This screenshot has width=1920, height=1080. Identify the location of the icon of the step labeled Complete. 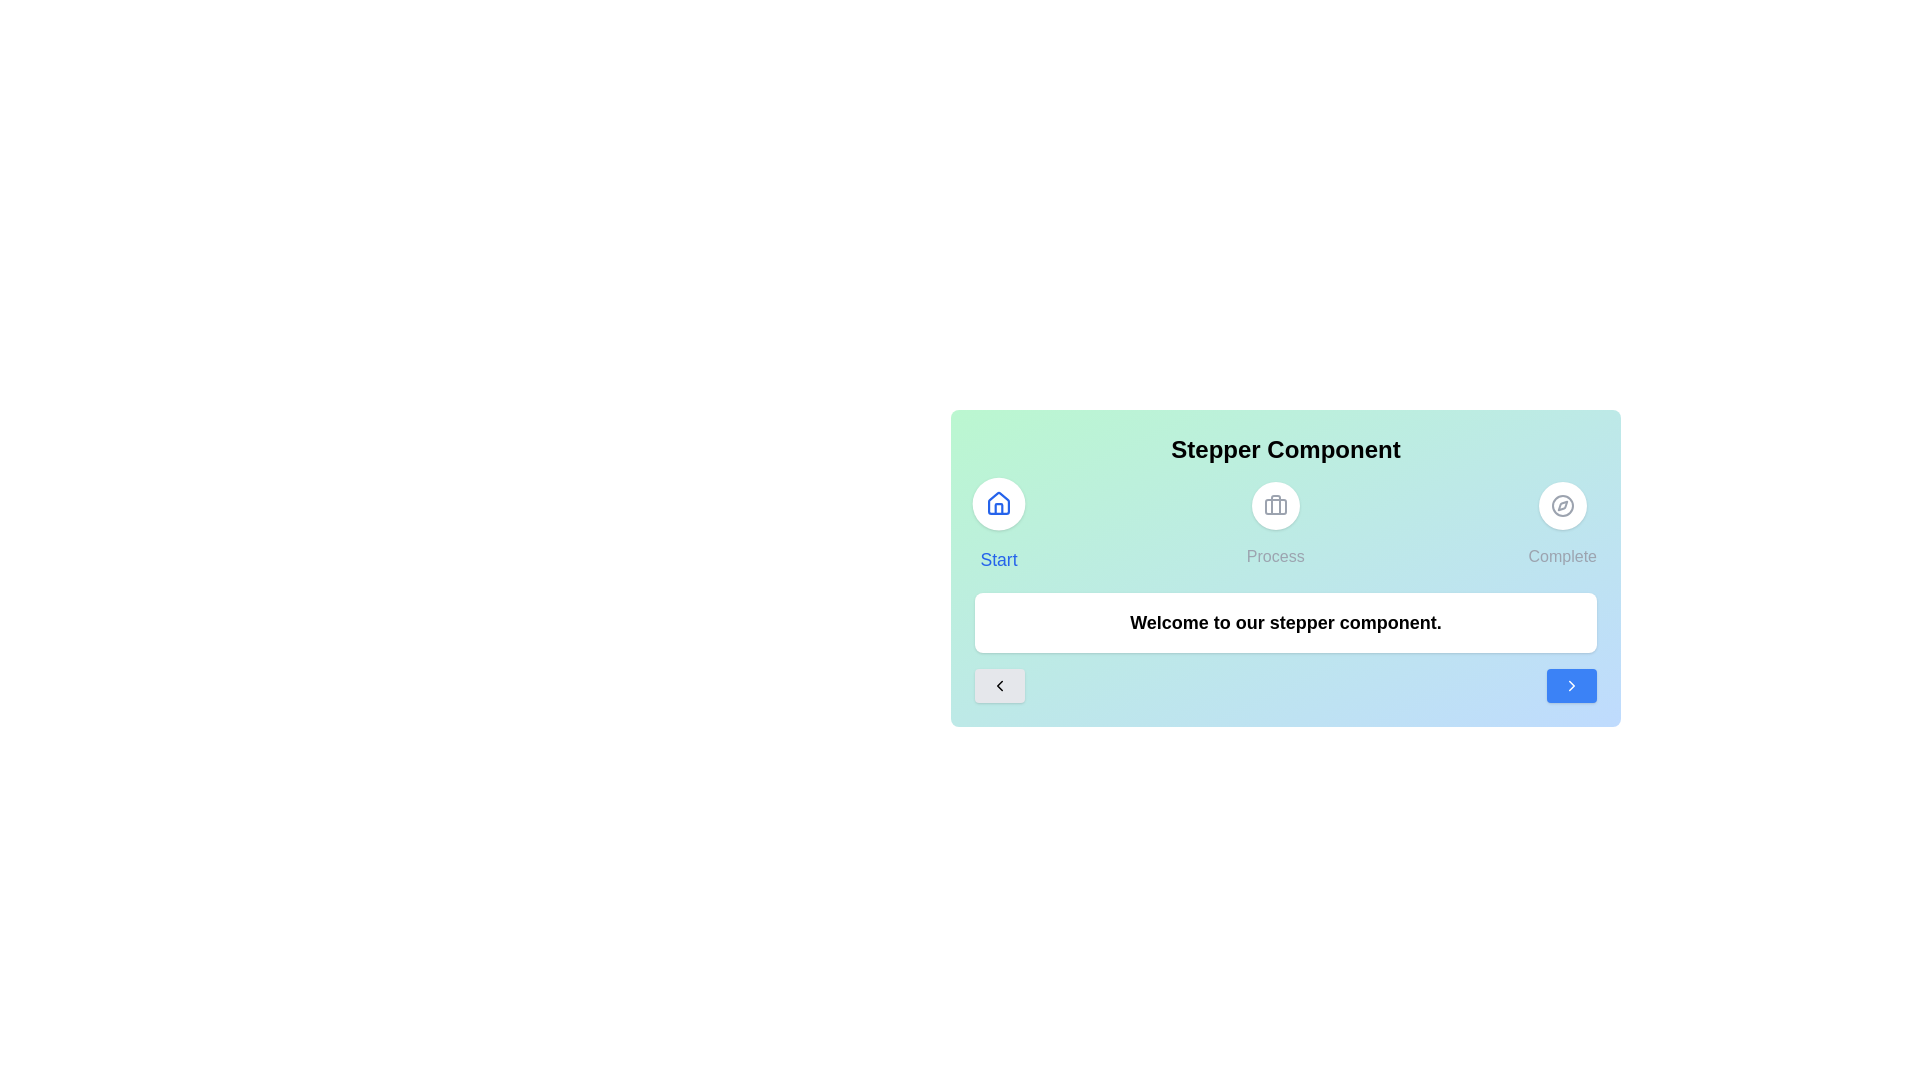
(1560, 504).